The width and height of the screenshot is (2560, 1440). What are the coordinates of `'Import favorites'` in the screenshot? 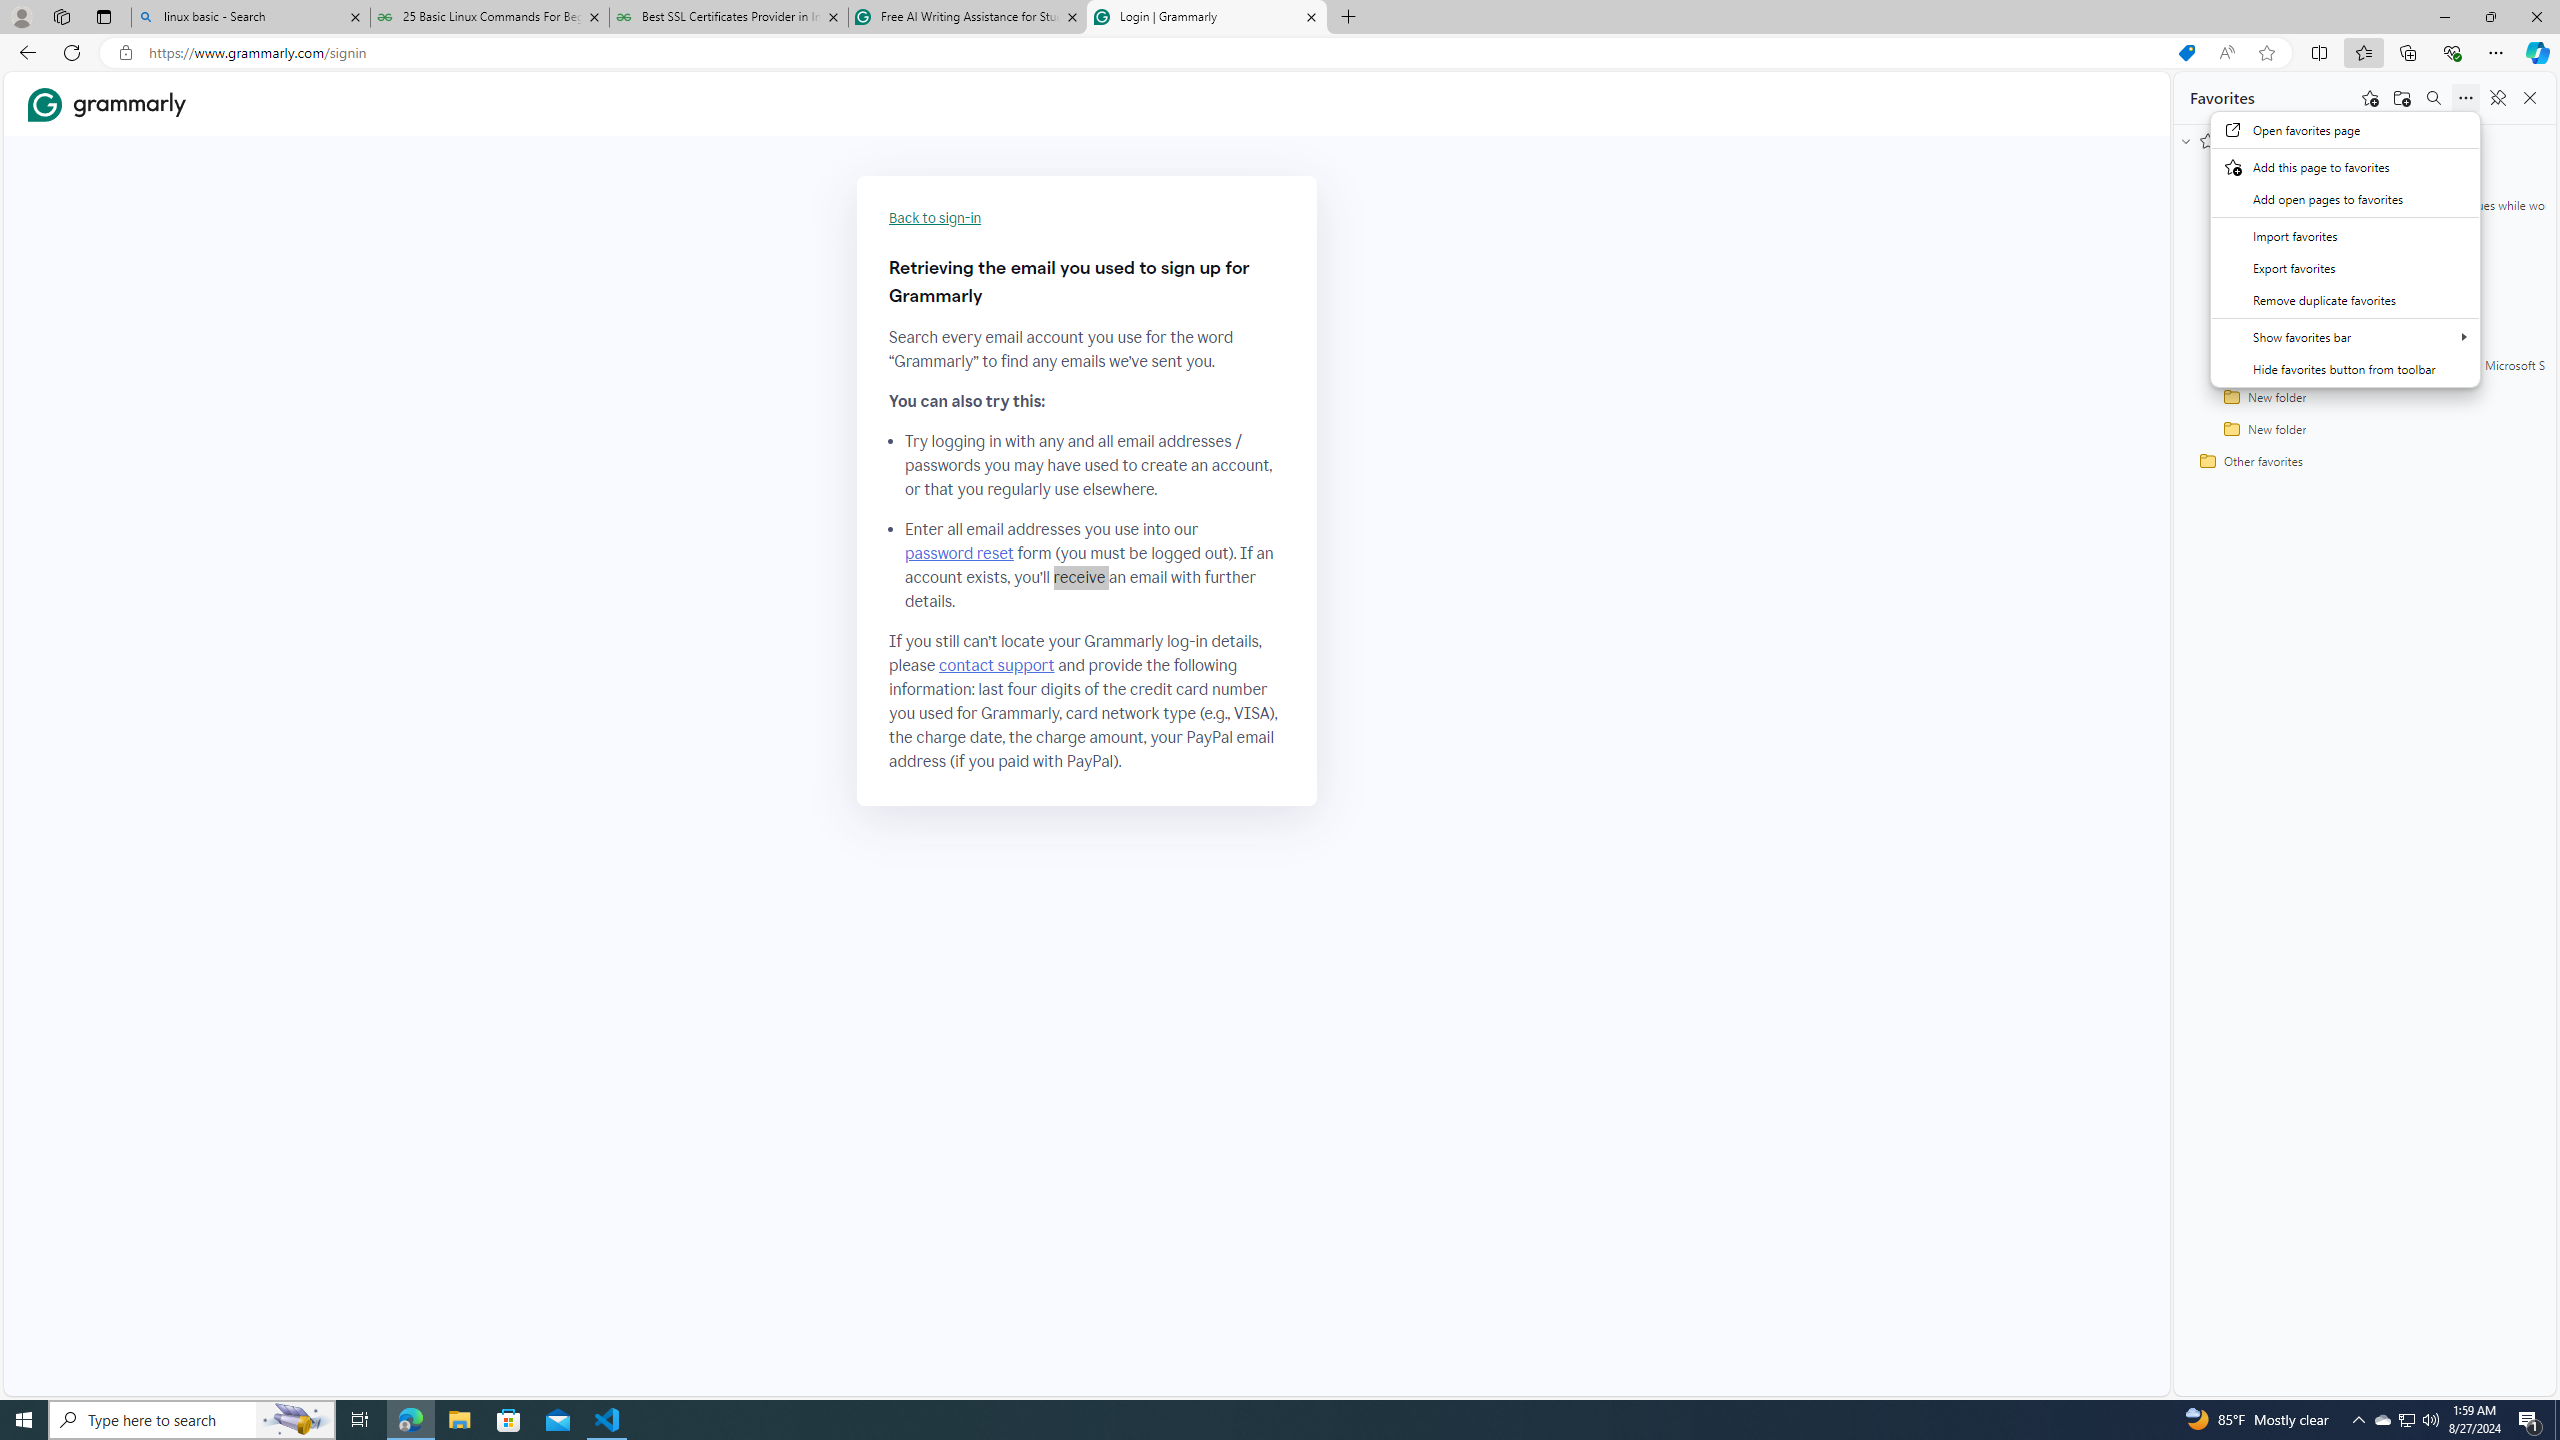 It's located at (2345, 235).